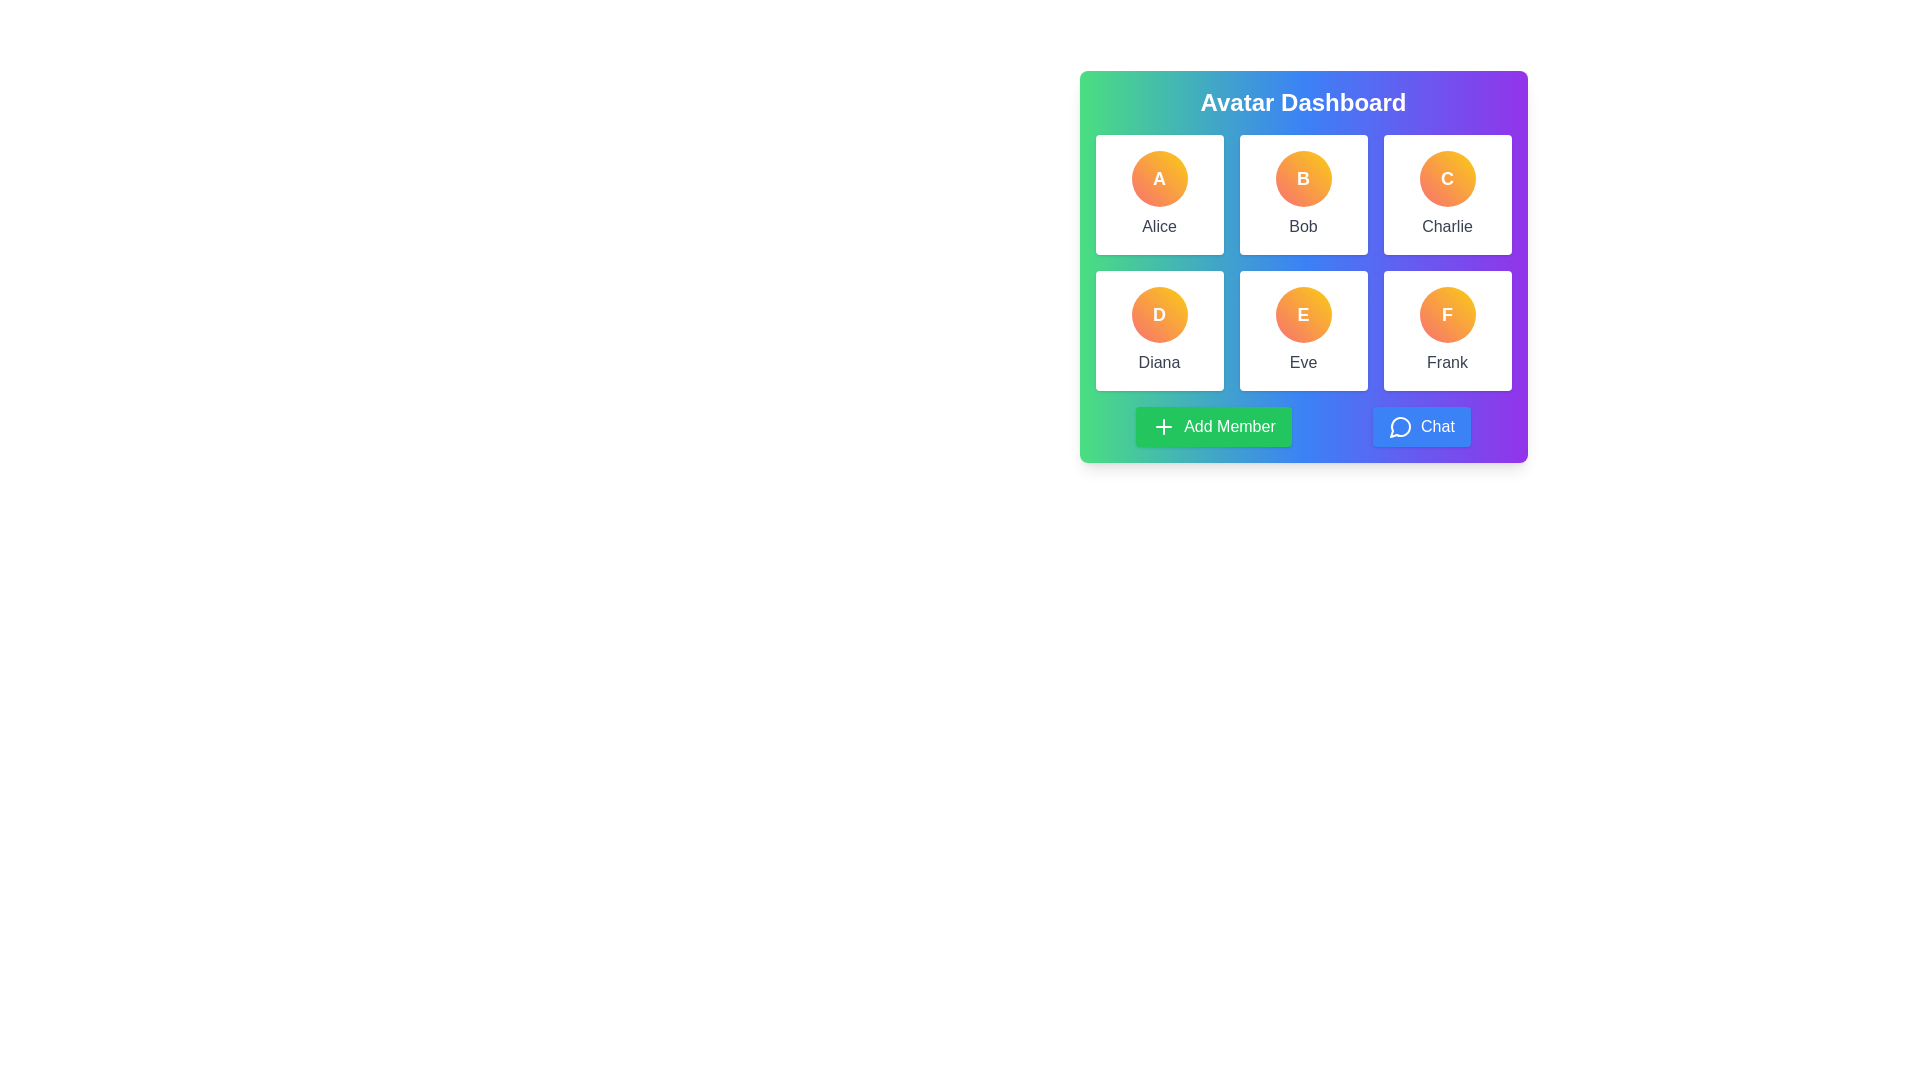 This screenshot has height=1080, width=1920. Describe the element at coordinates (1447, 315) in the screenshot. I see `on the avatar representing the user 'Frank' identified by the initial 'F' located in the bottom-right corner of the card interface` at that location.